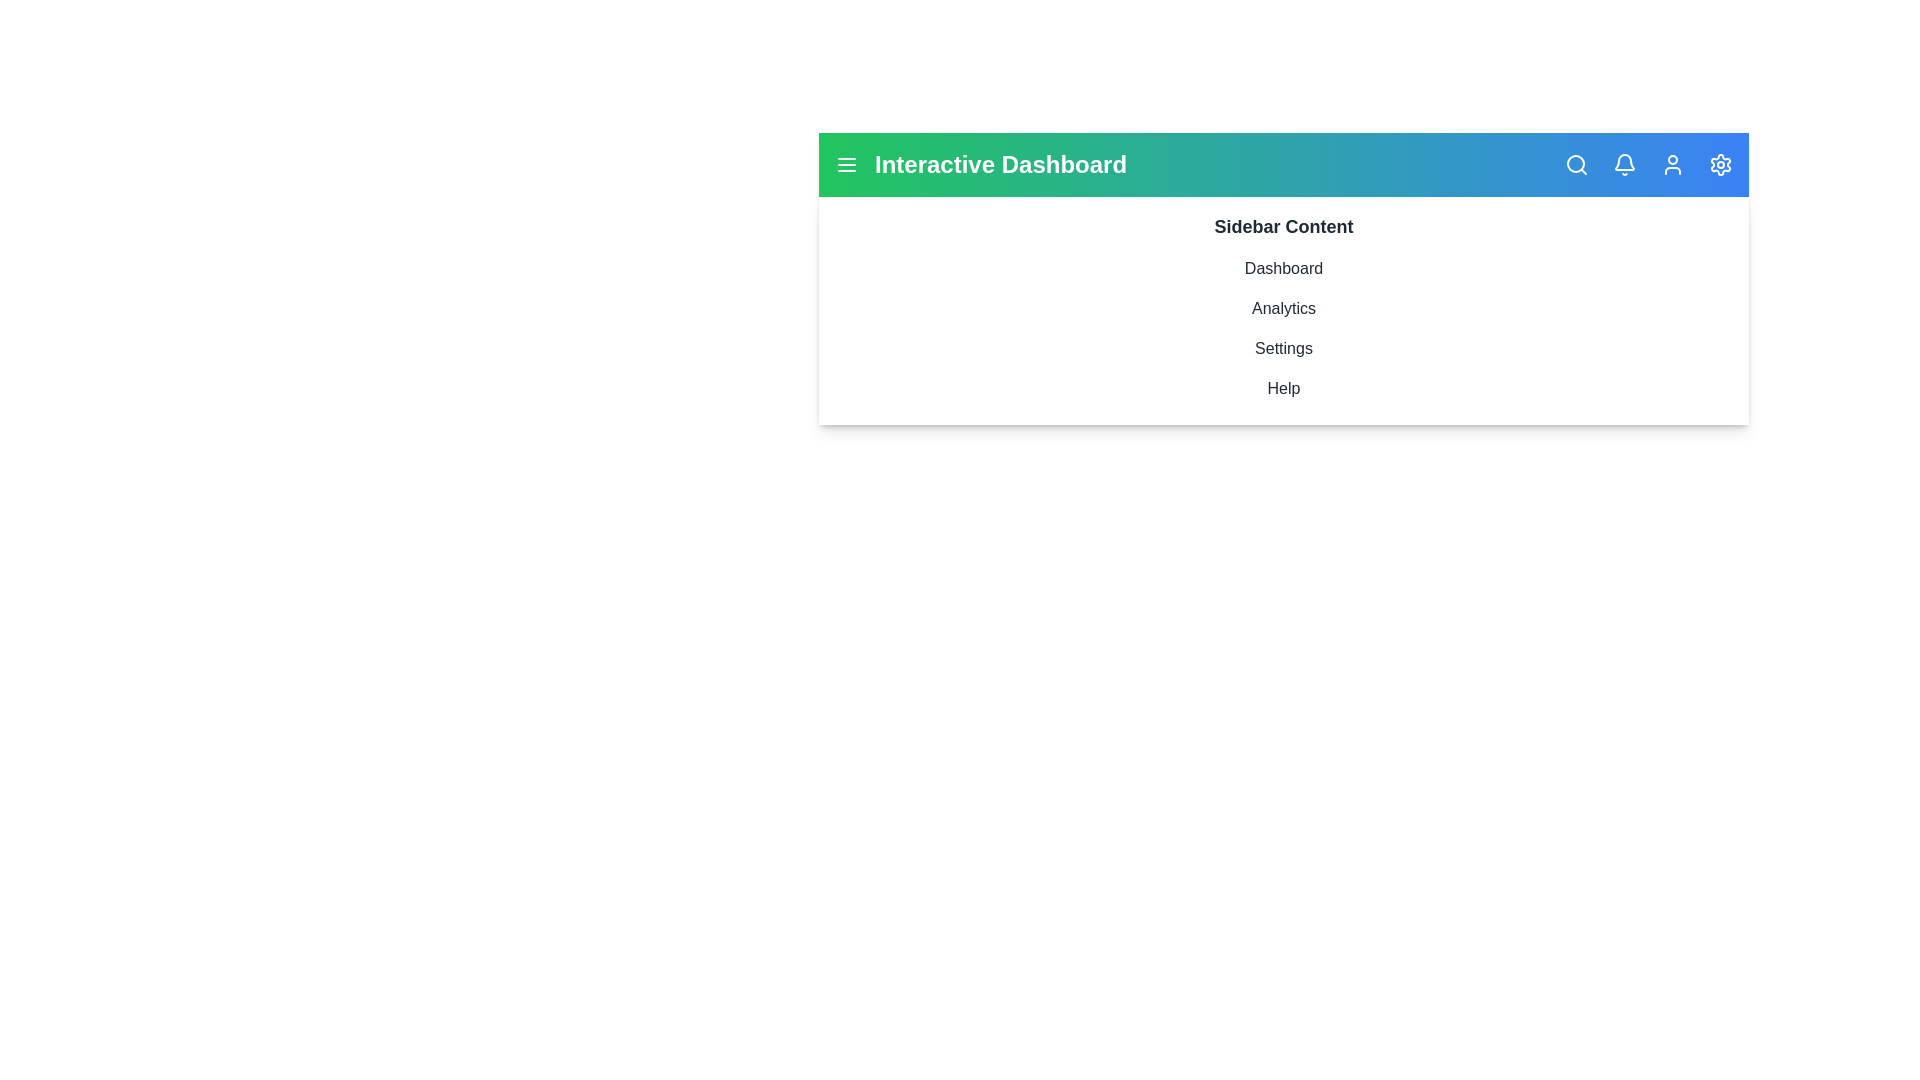  I want to click on the navigation icon Settings, so click(1720, 164).